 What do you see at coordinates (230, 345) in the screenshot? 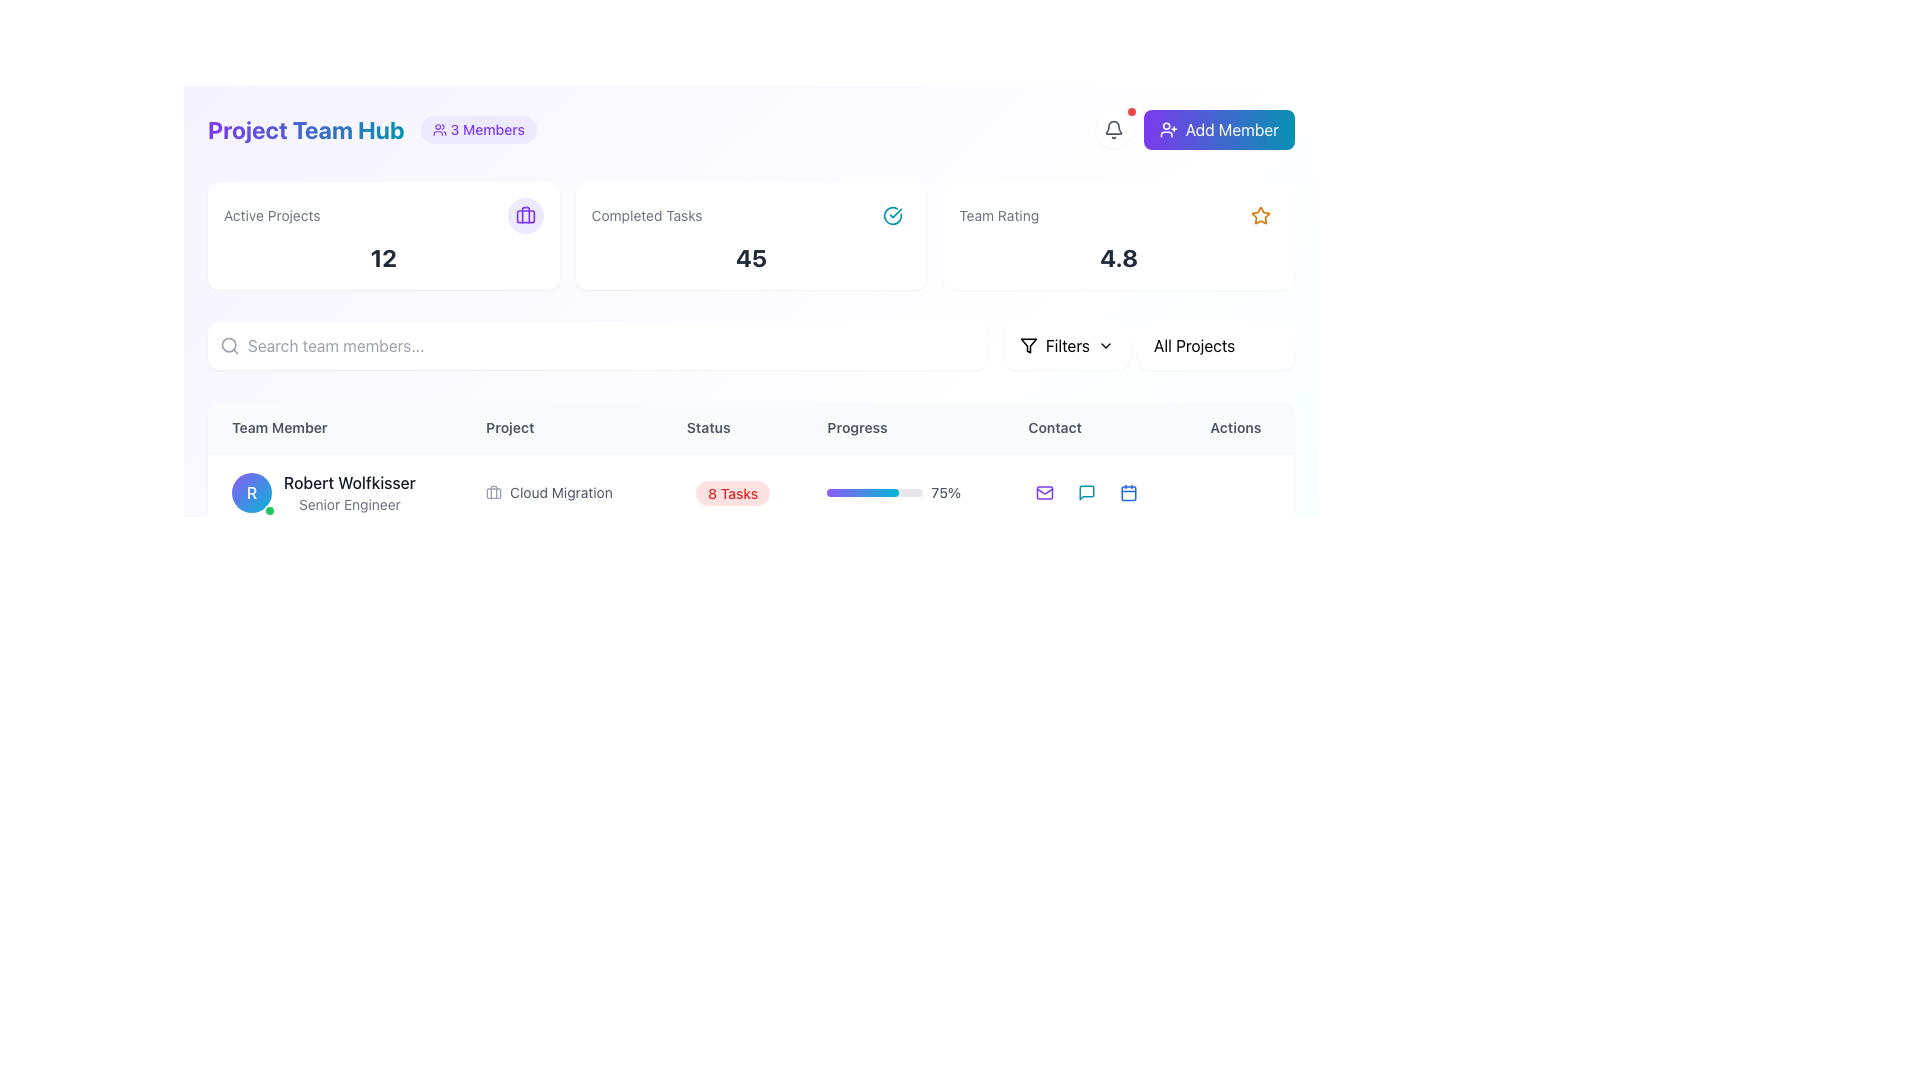
I see `the search icon located to the left of the 'Search team members...' input field in the header section of the interface` at bounding box center [230, 345].